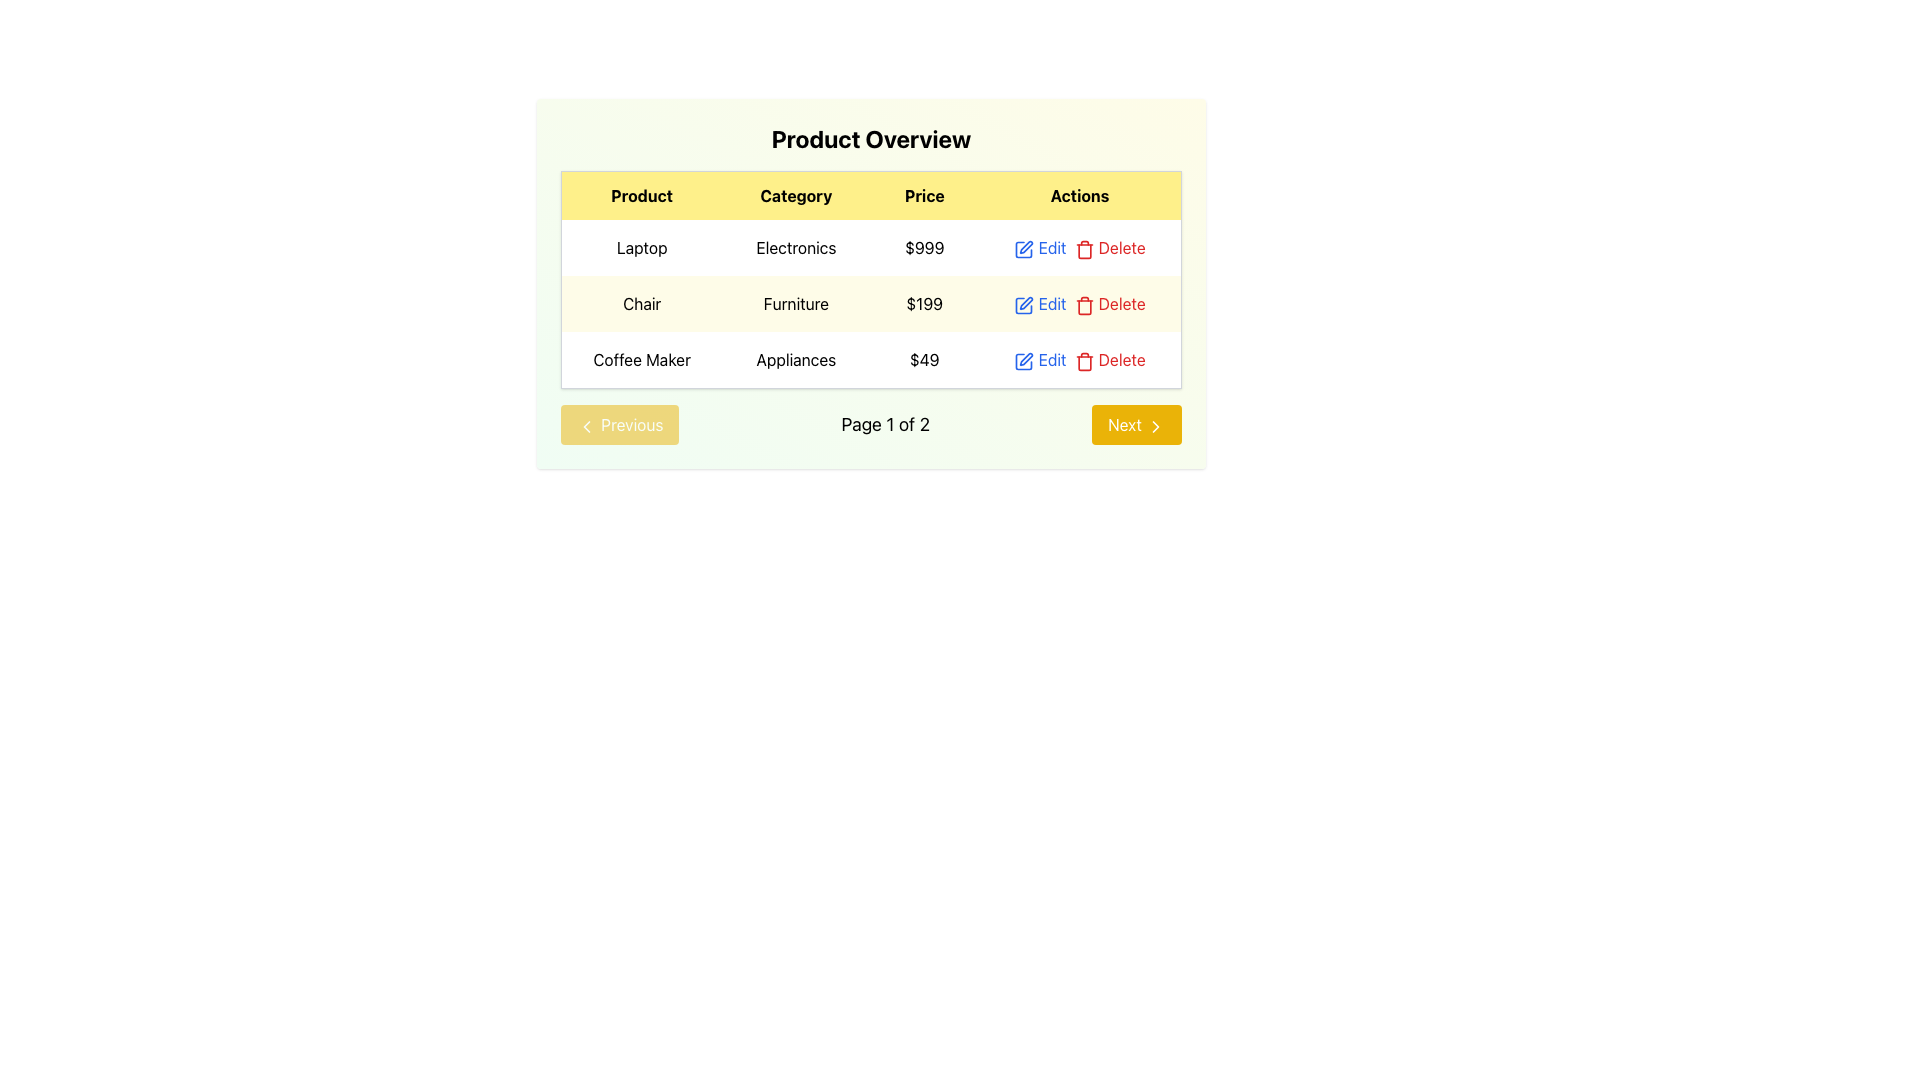  What do you see at coordinates (1137, 423) in the screenshot?
I see `the navigation button located at the bottom left corner of the page, which allows the user to proceed to the next page in a paginated sequence` at bounding box center [1137, 423].